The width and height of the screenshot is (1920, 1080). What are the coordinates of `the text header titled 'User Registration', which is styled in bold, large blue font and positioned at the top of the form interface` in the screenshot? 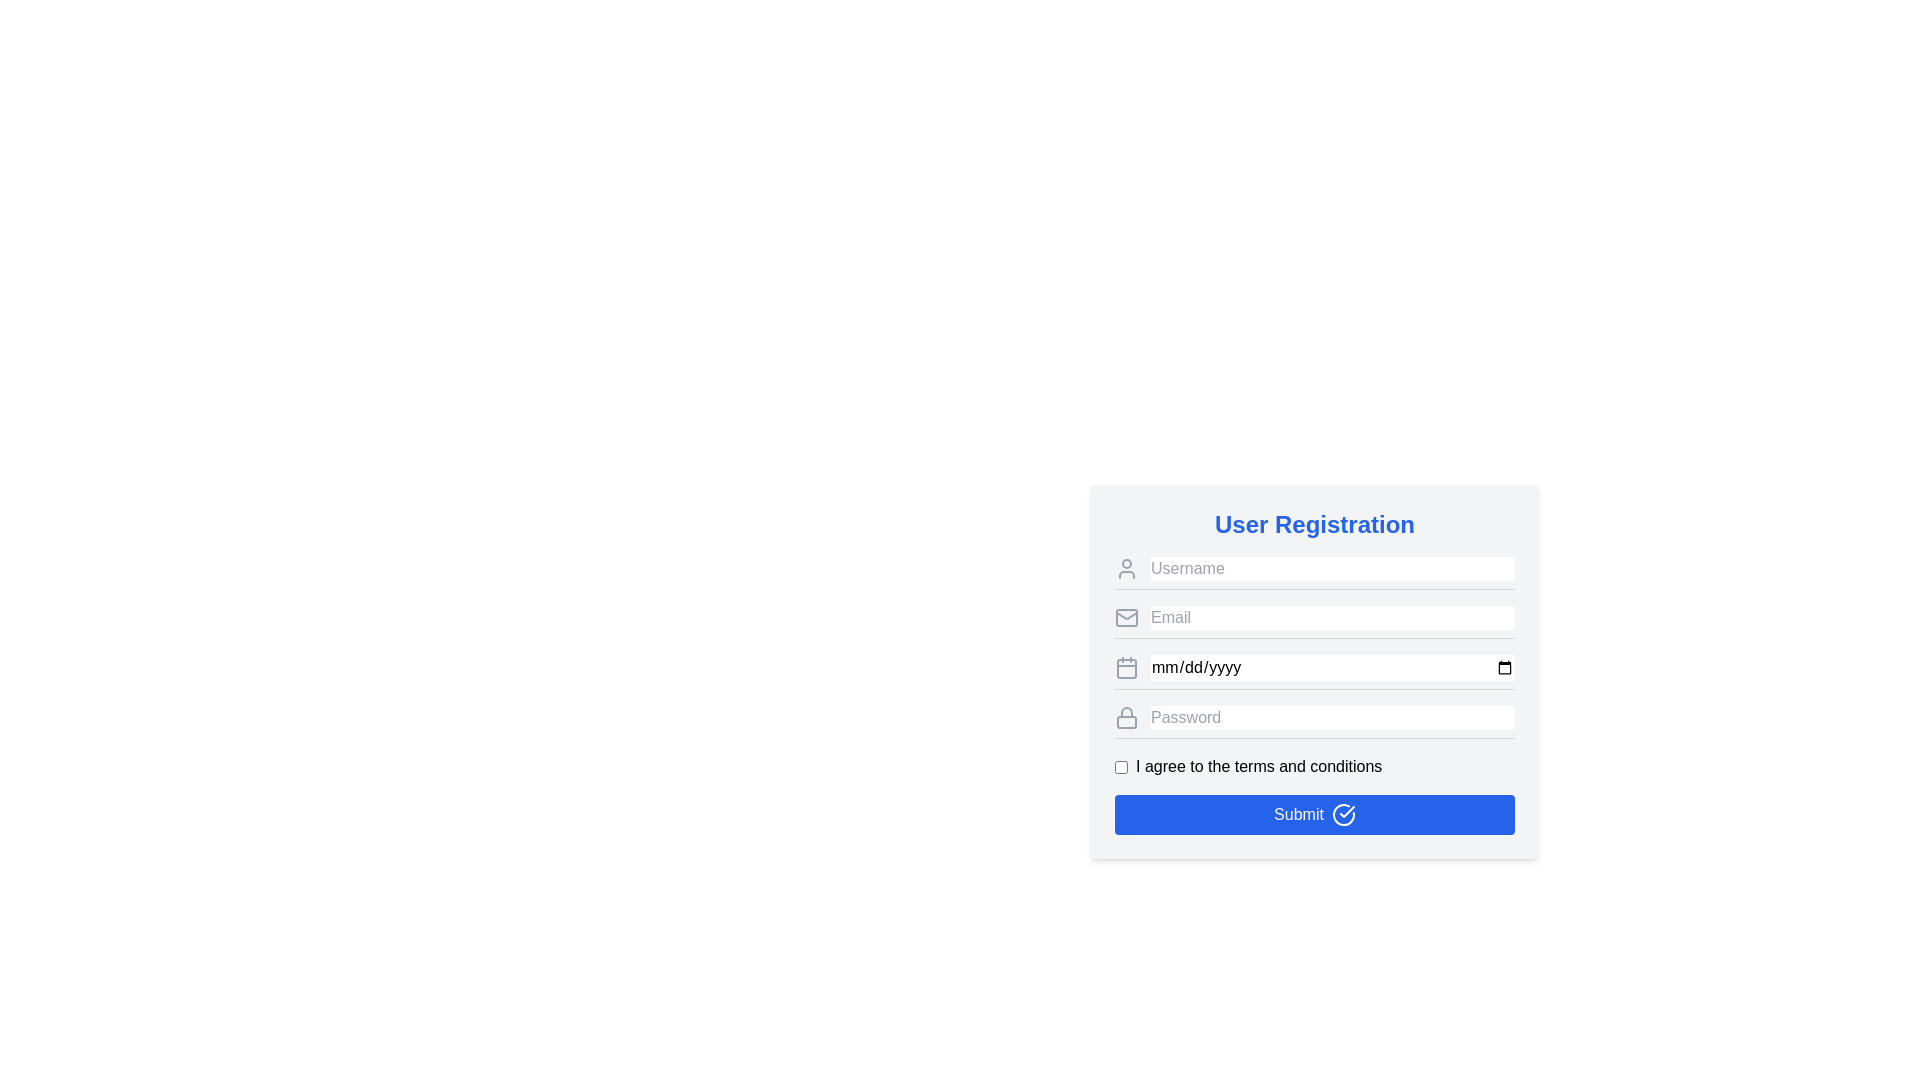 It's located at (1315, 523).